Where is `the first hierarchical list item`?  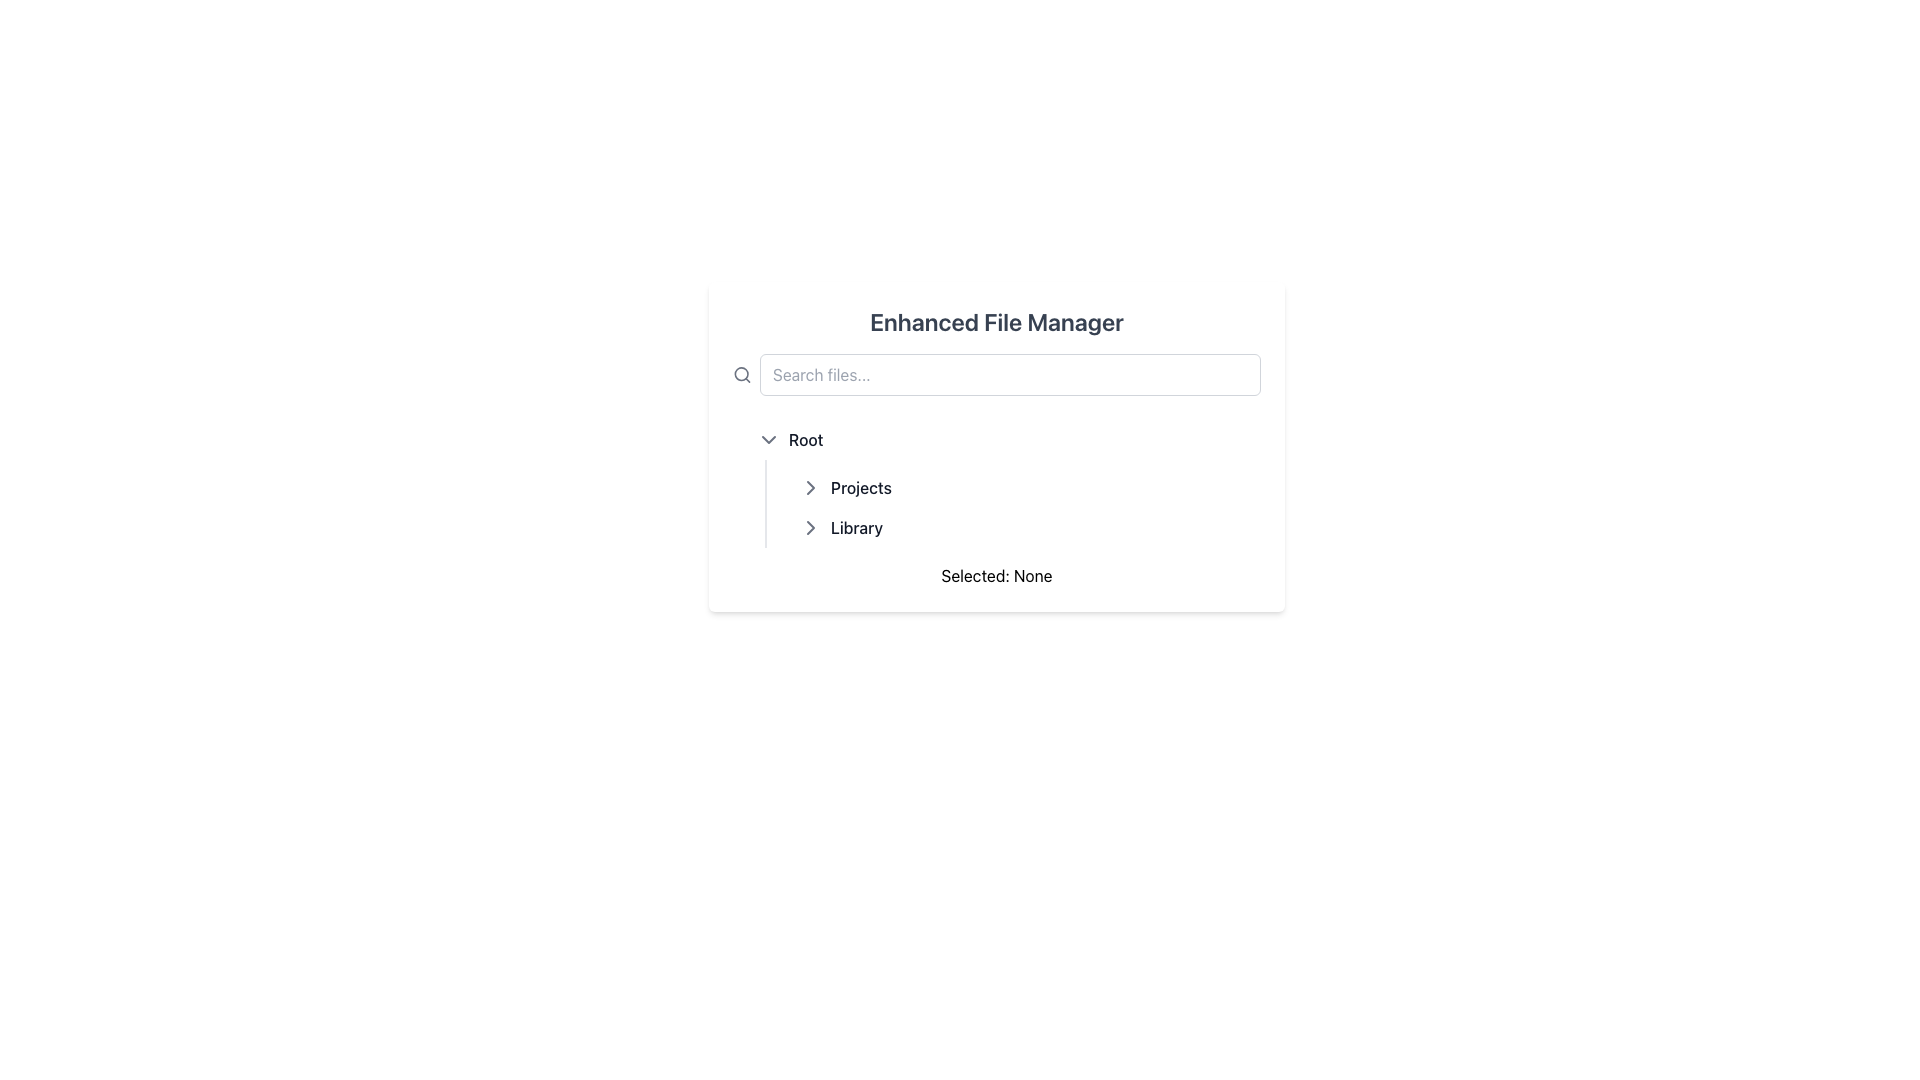 the first hierarchical list item is located at coordinates (1004, 483).